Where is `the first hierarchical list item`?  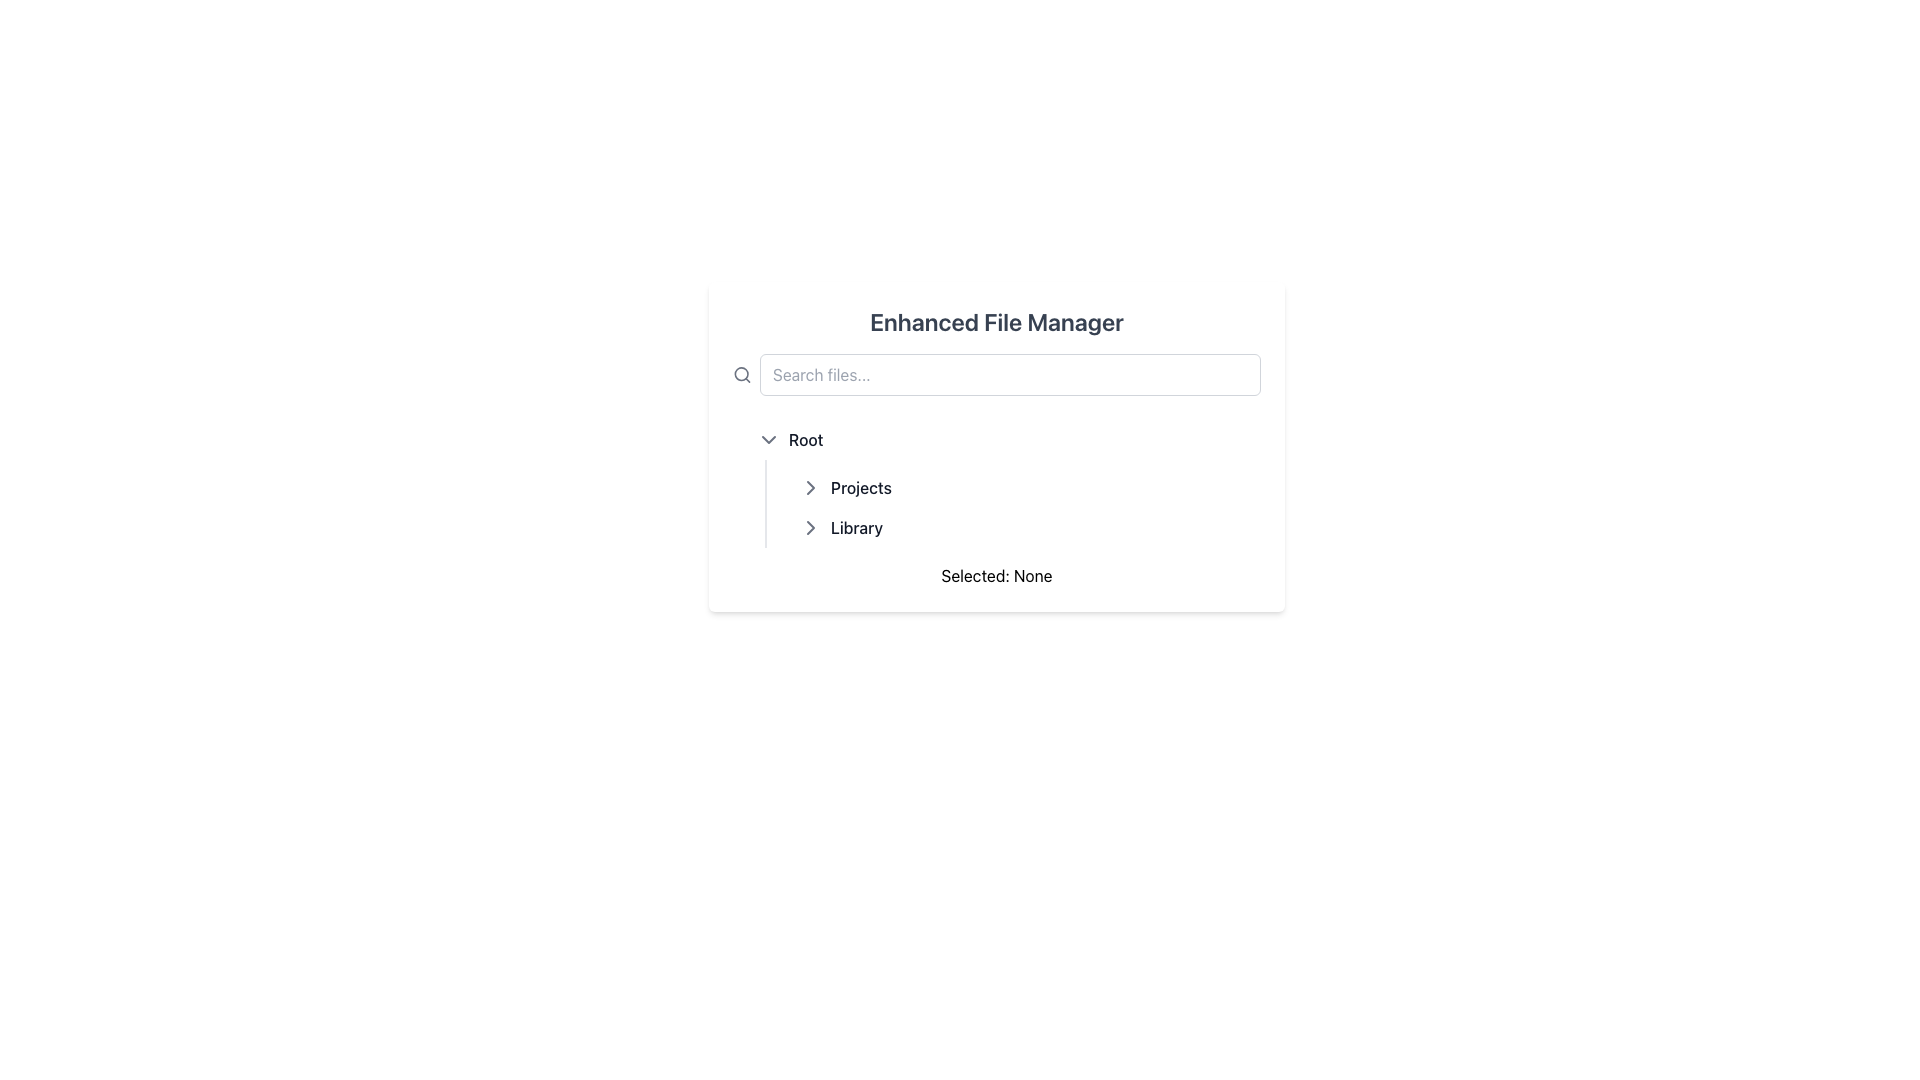 the first hierarchical list item is located at coordinates (1004, 483).